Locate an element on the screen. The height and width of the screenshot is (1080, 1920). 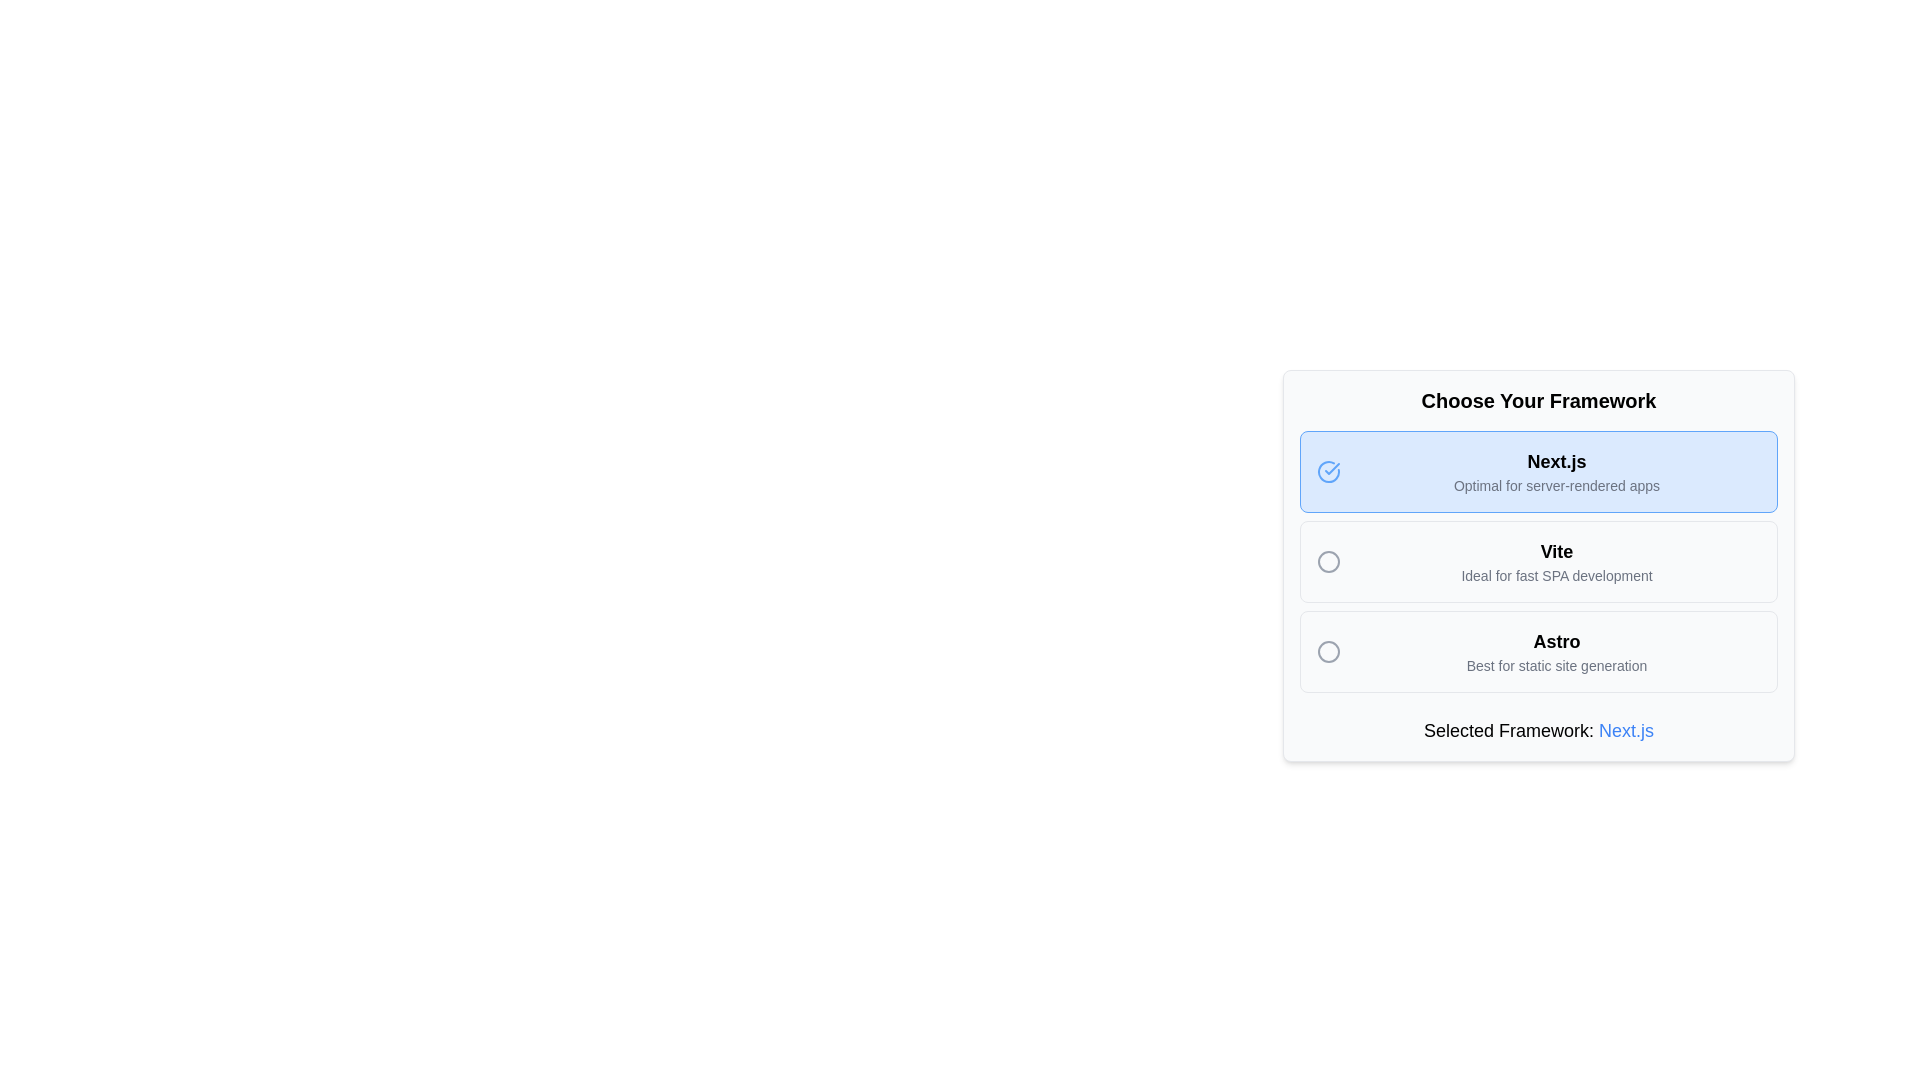
the text label that says 'Optimal for server-rendered apps', which is located below the 'Next.js' heading in the selectable framework list is located at coordinates (1555, 486).